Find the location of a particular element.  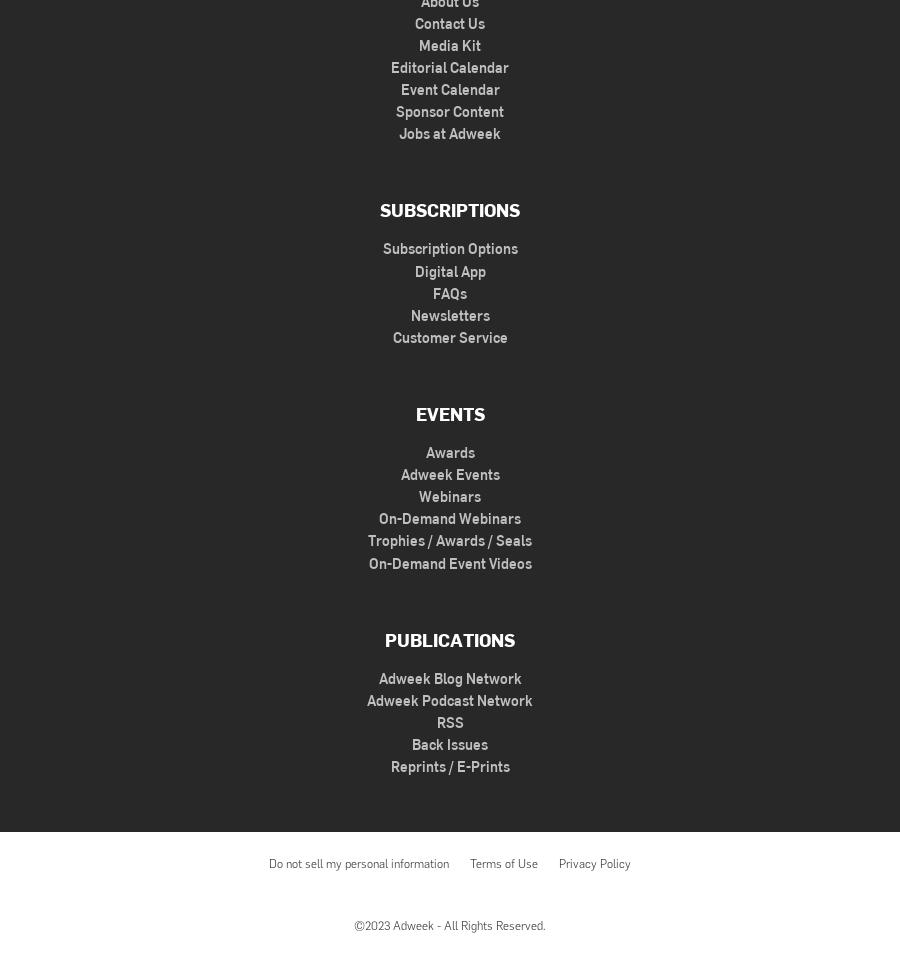

'Why Bayer Has Turned to AI to Transform Consumer Self-Care' is located at coordinates (298, 848).